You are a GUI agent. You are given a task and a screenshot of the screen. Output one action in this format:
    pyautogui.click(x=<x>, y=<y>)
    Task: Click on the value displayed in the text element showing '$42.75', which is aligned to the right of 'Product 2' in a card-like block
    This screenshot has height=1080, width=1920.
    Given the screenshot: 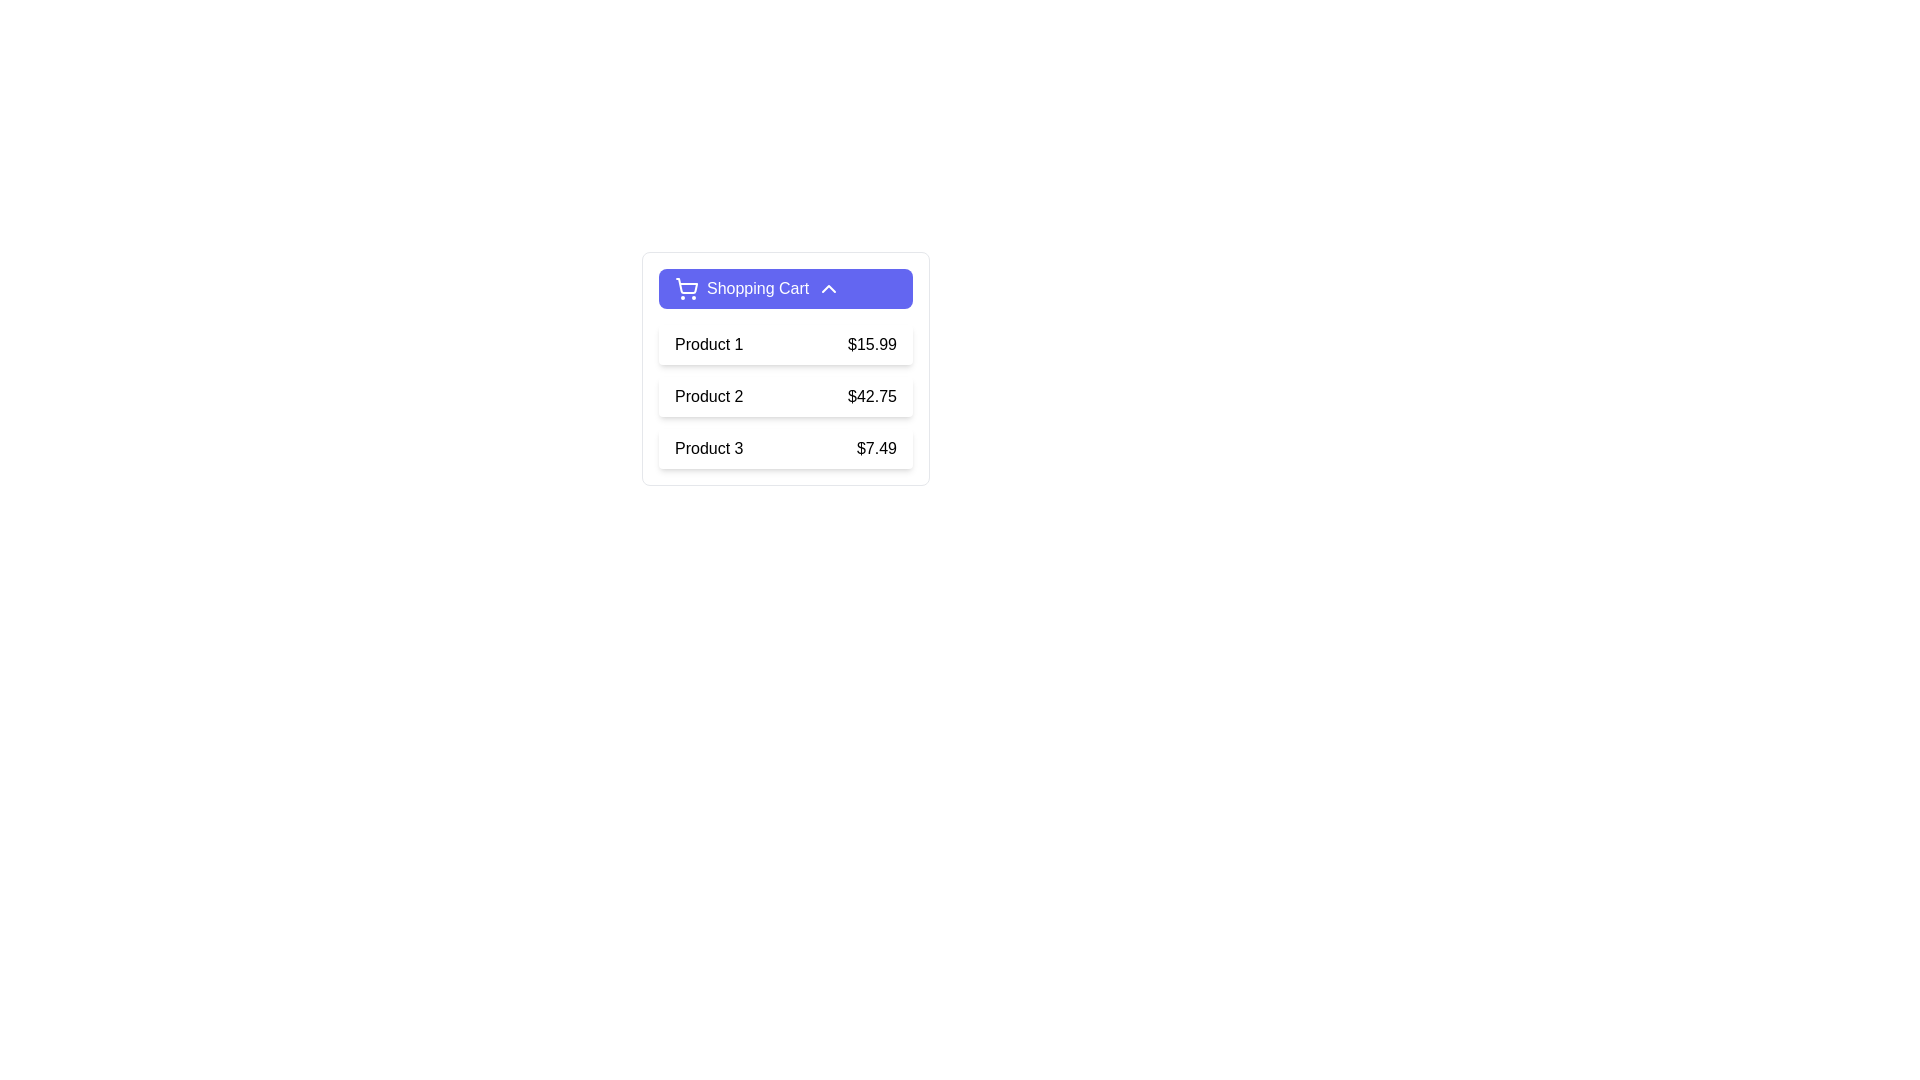 What is the action you would take?
    pyautogui.click(x=872, y=397)
    